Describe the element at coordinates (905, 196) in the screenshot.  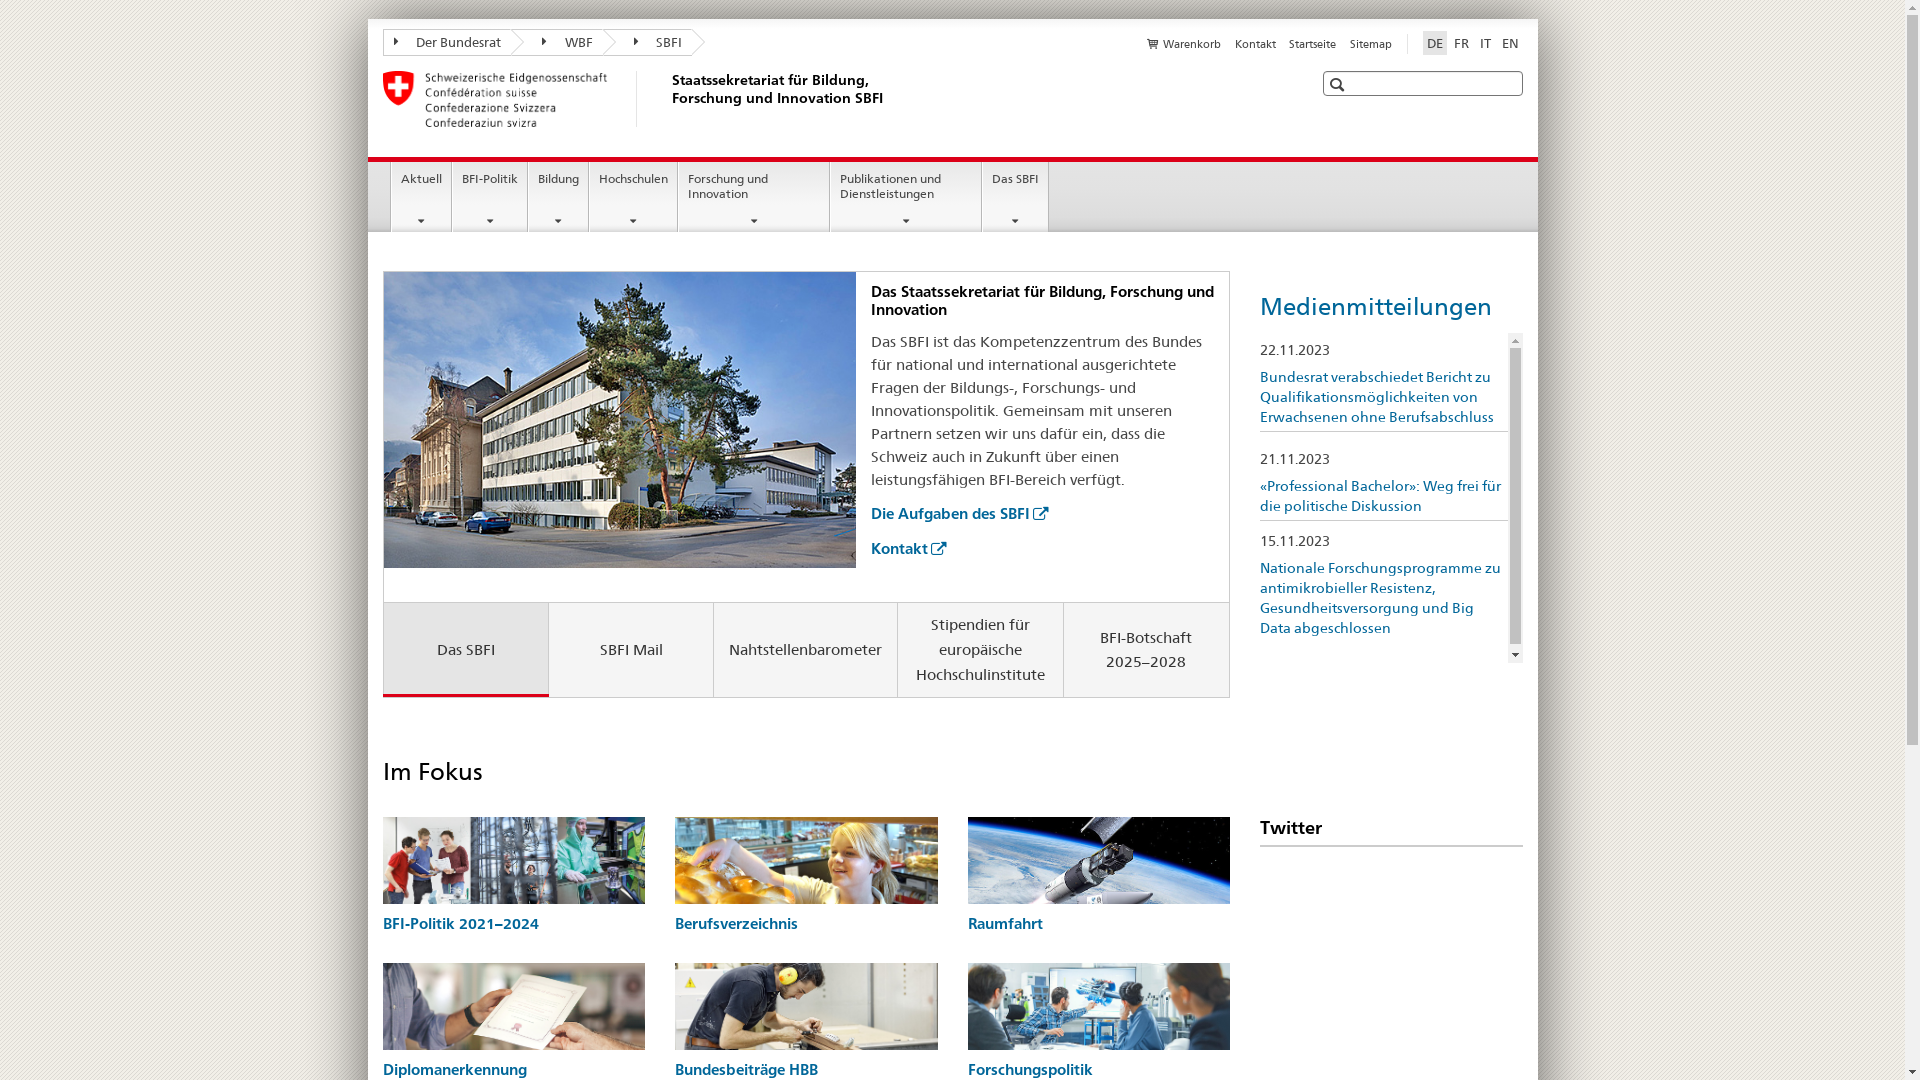
I see `'Publikationen und Dienstleistungen'` at that location.